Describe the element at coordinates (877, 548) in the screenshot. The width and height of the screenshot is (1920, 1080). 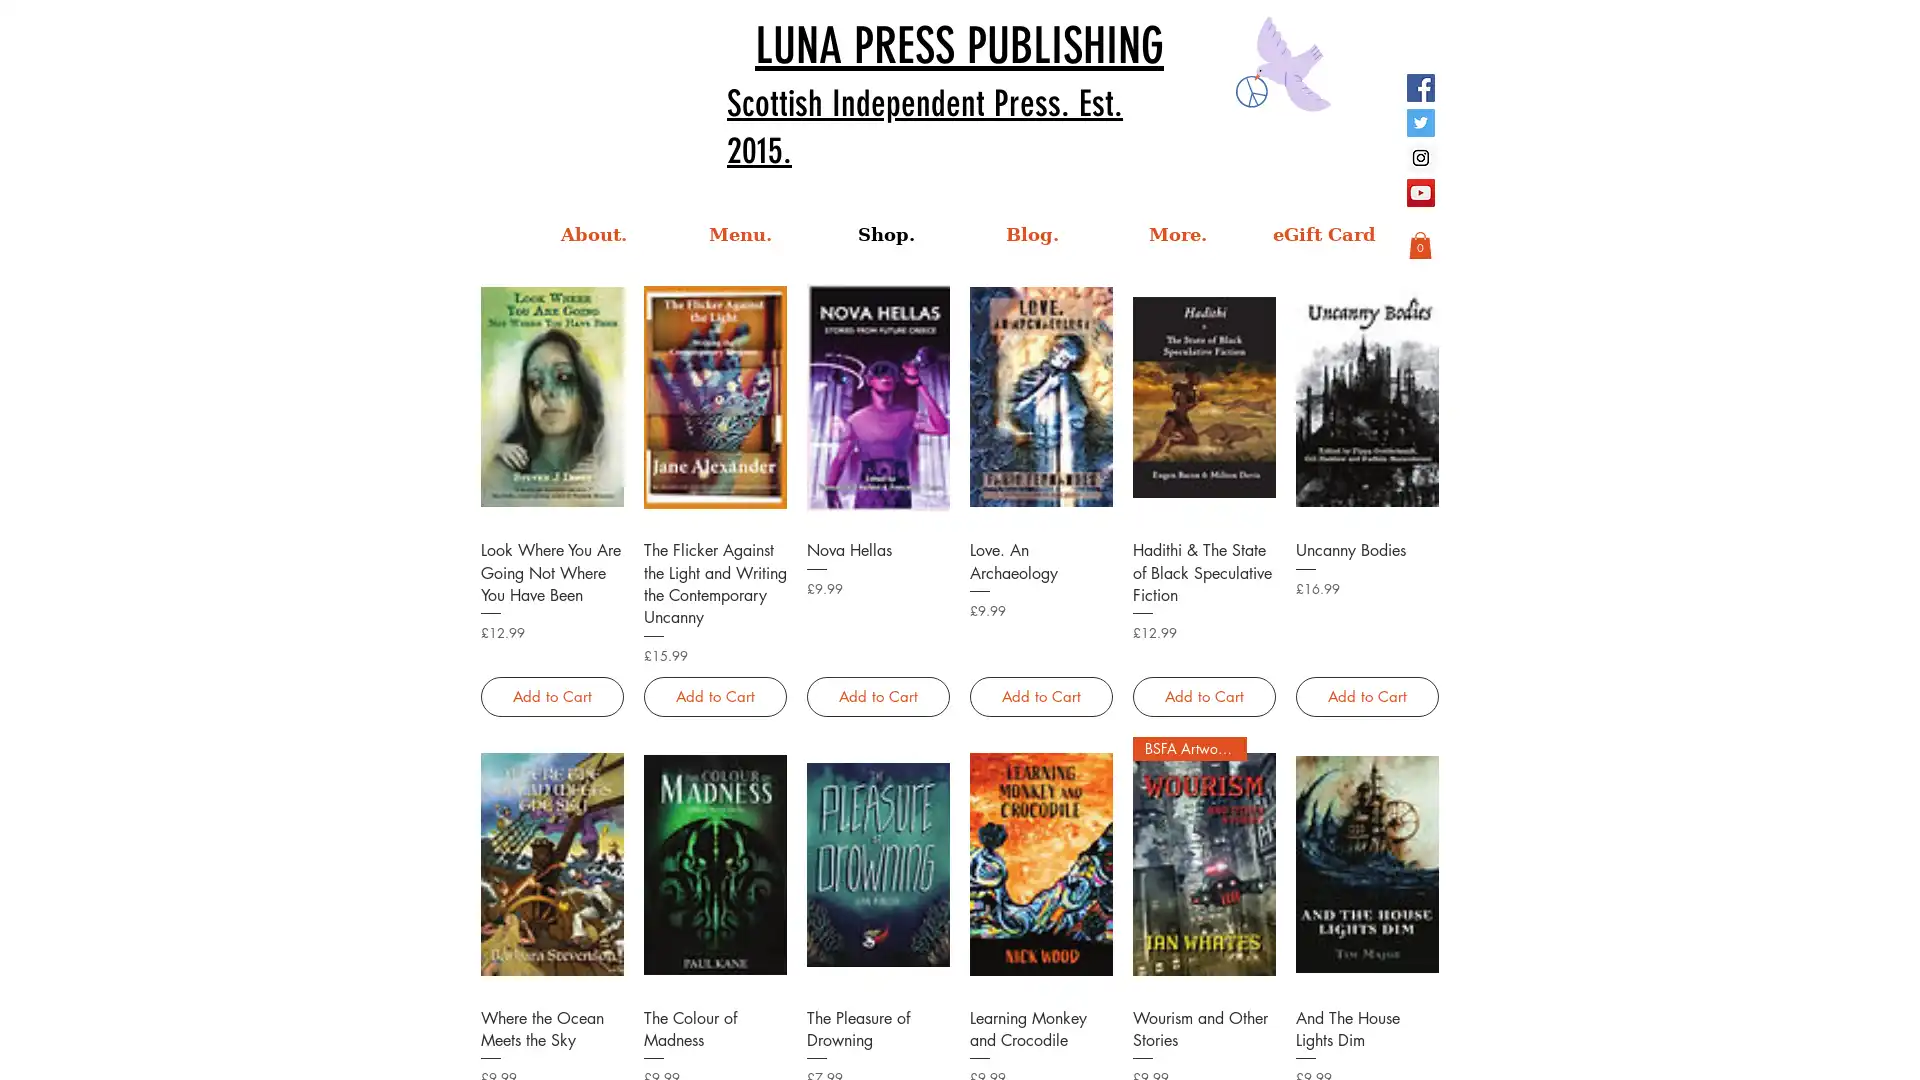
I see `Quick View` at that location.